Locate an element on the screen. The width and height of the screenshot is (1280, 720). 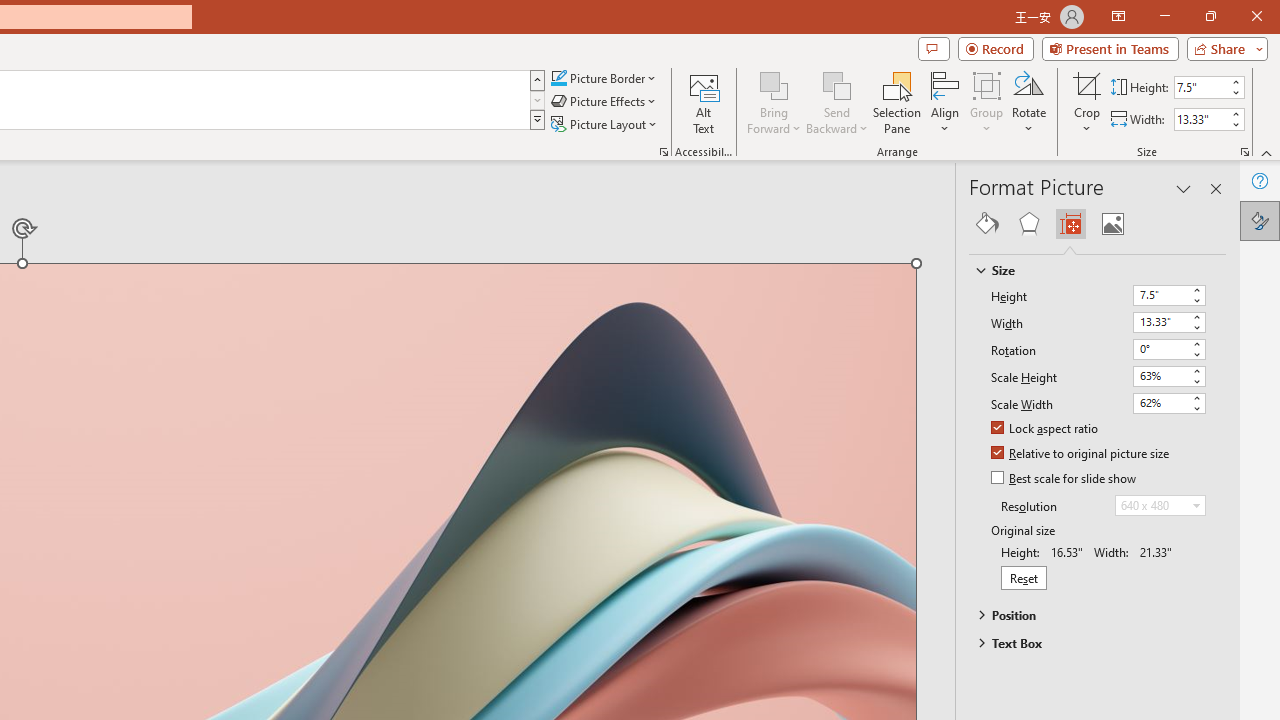
'Picture Effects' is located at coordinates (604, 101).